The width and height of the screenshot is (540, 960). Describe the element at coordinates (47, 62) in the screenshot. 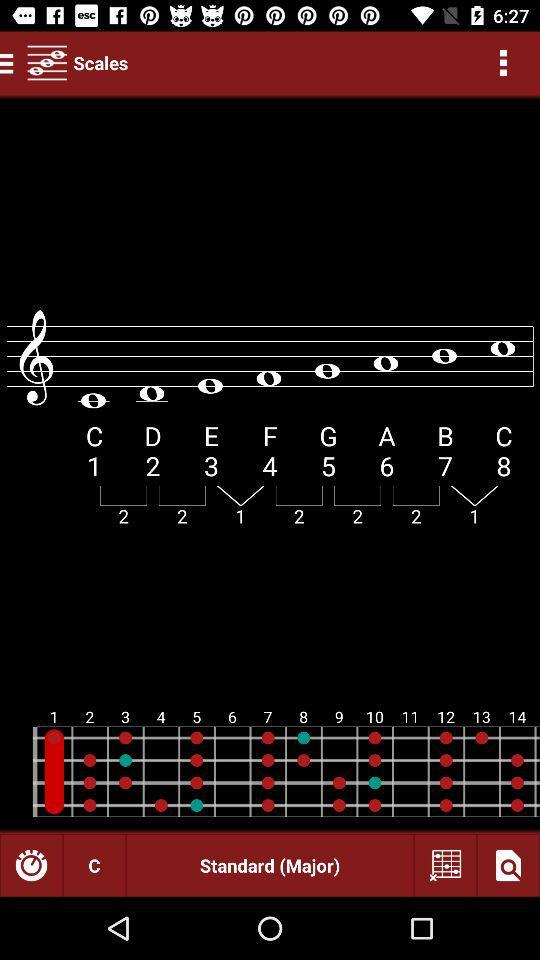

I see `the sliders icon` at that location.